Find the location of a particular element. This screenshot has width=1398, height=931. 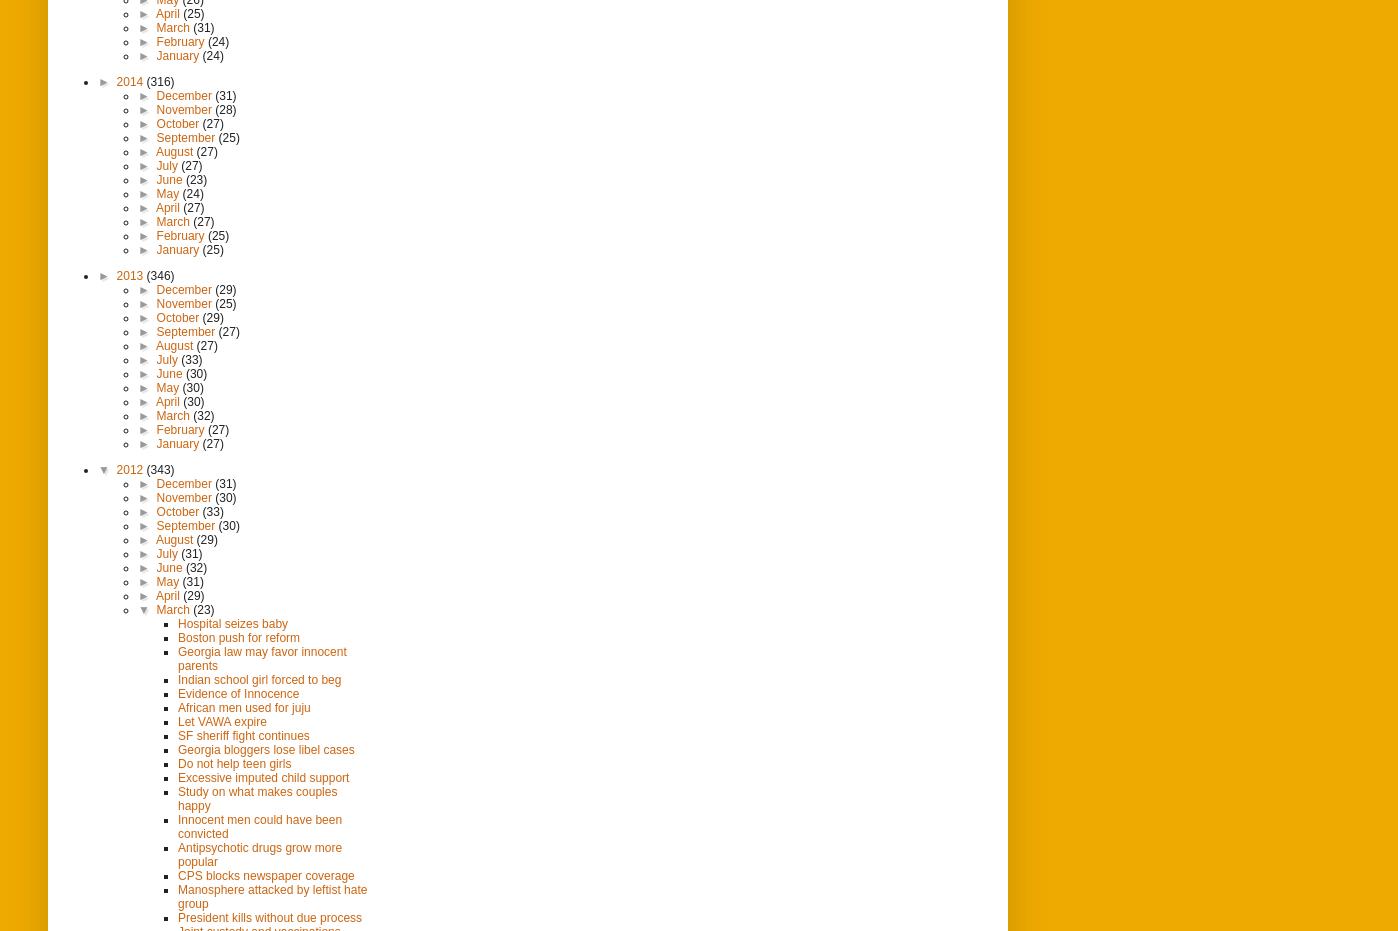

'(346)' is located at coordinates (159, 274).